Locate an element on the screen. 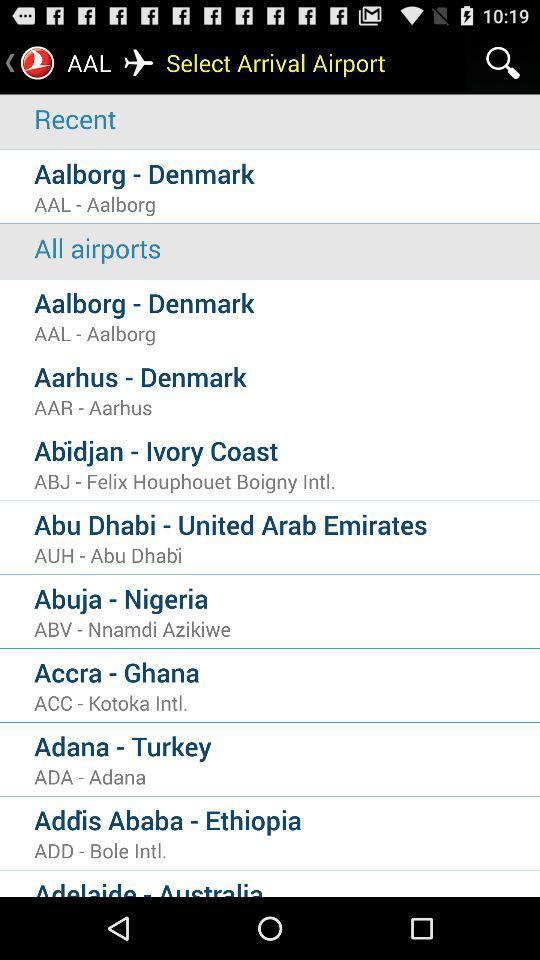 The width and height of the screenshot is (540, 960). the icon above abj felix houphouet is located at coordinates (286, 450).